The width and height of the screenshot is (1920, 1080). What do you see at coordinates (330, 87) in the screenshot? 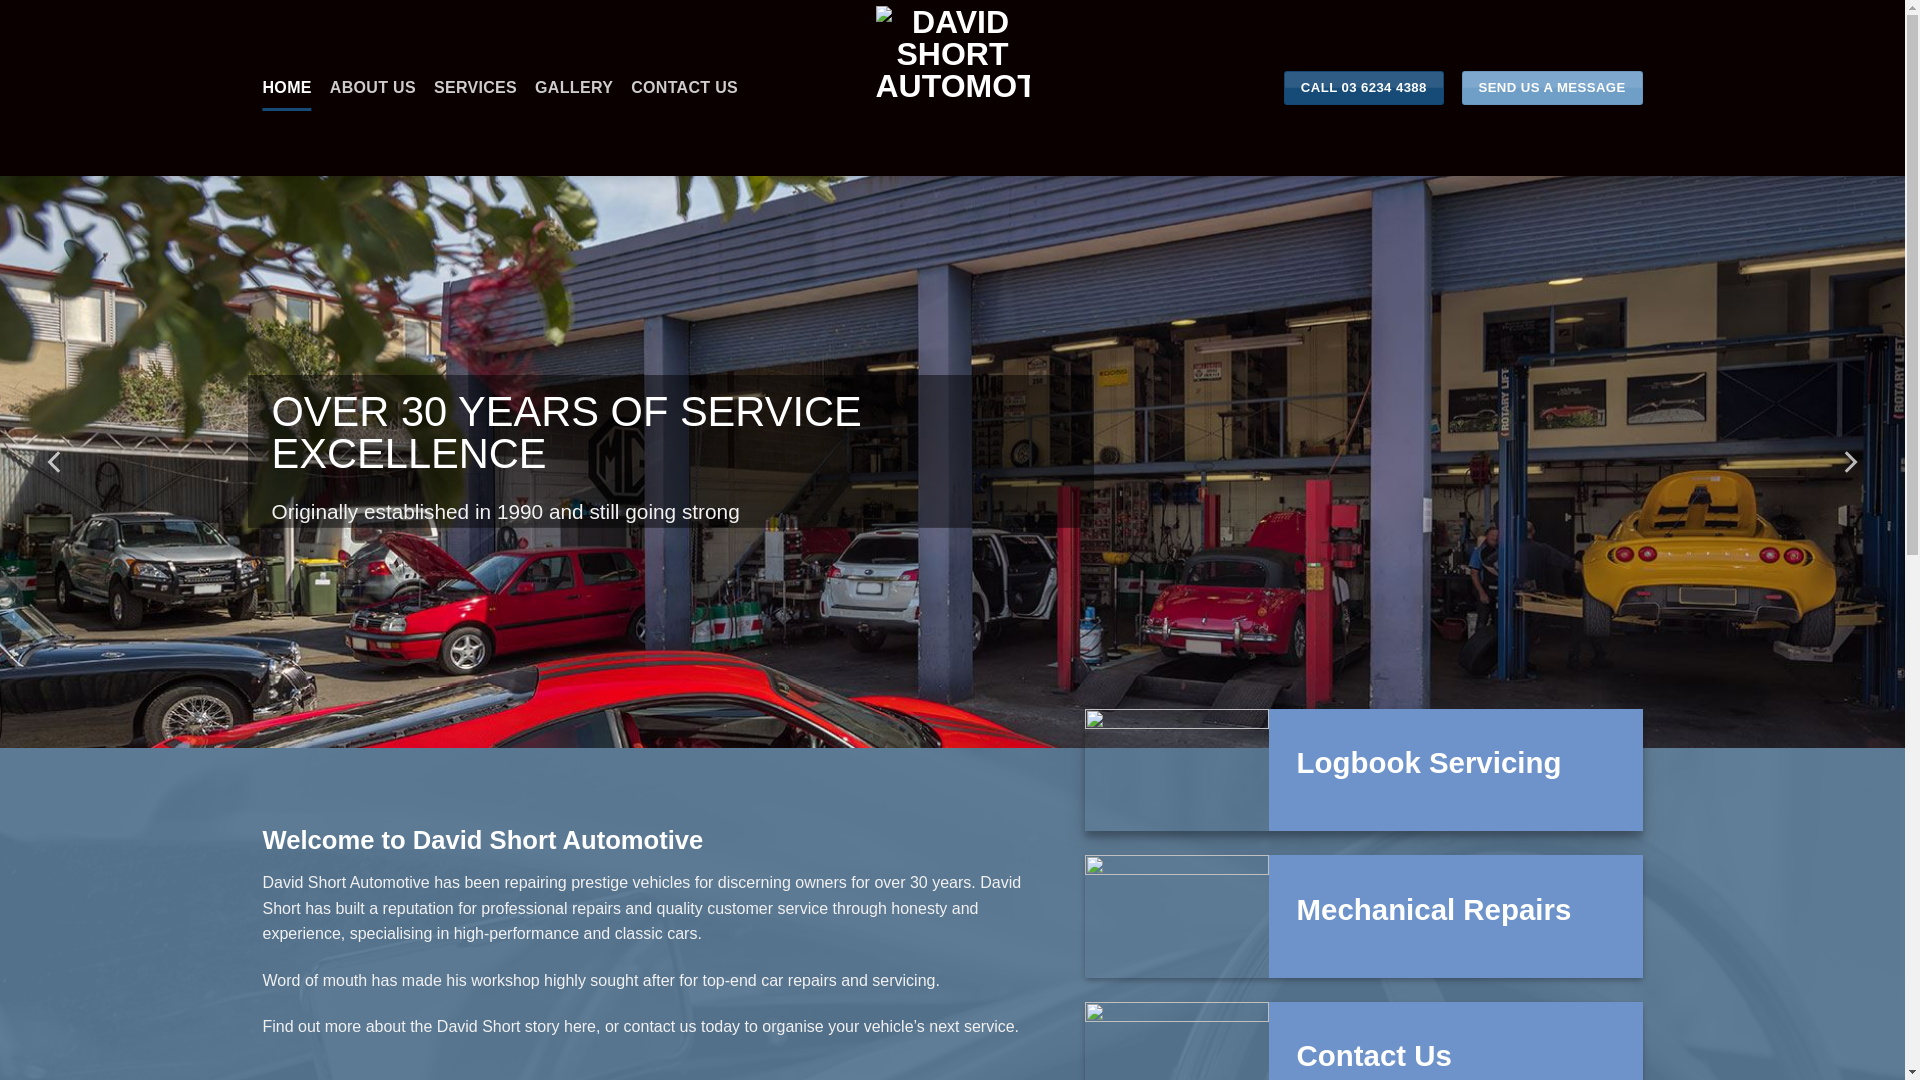
I see `'ABOUT US'` at bounding box center [330, 87].